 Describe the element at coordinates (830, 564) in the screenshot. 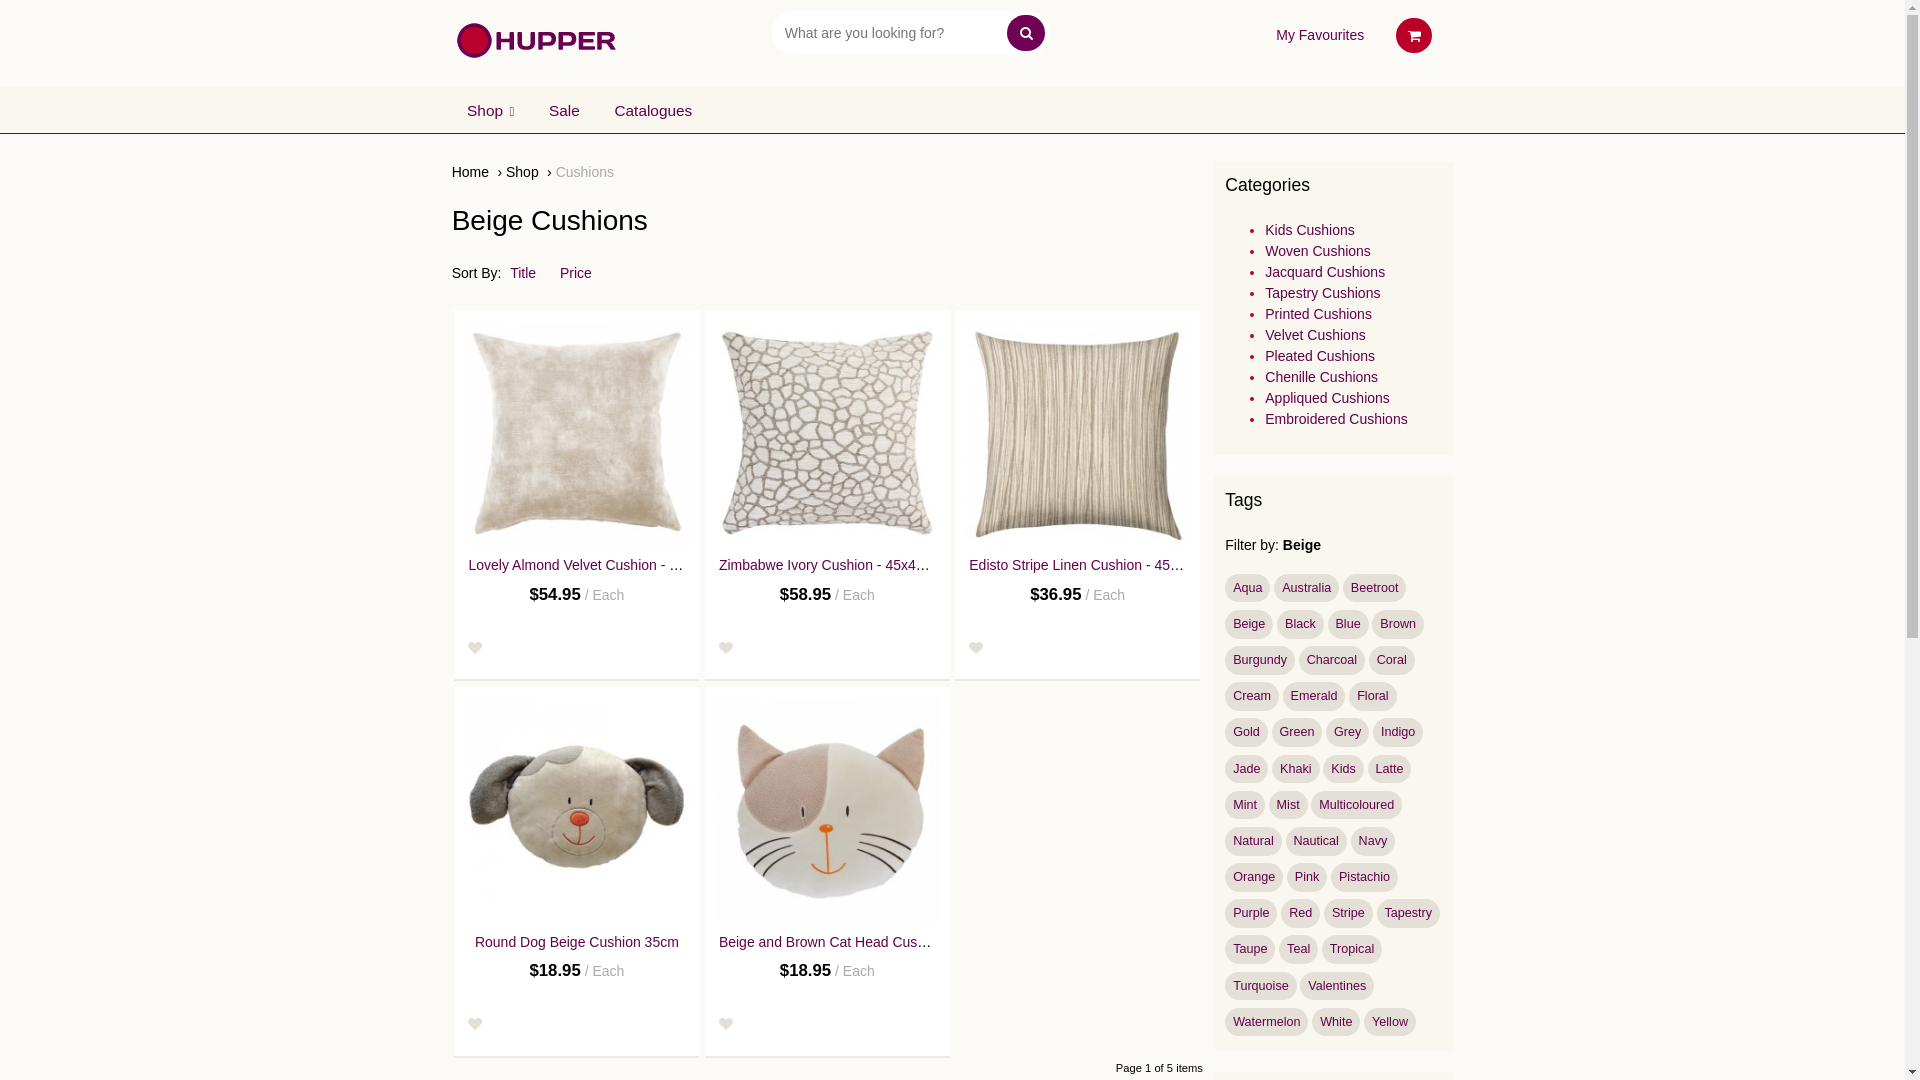

I see `'Zimbabwe Ivory Cushion - 45x45cm'` at that location.